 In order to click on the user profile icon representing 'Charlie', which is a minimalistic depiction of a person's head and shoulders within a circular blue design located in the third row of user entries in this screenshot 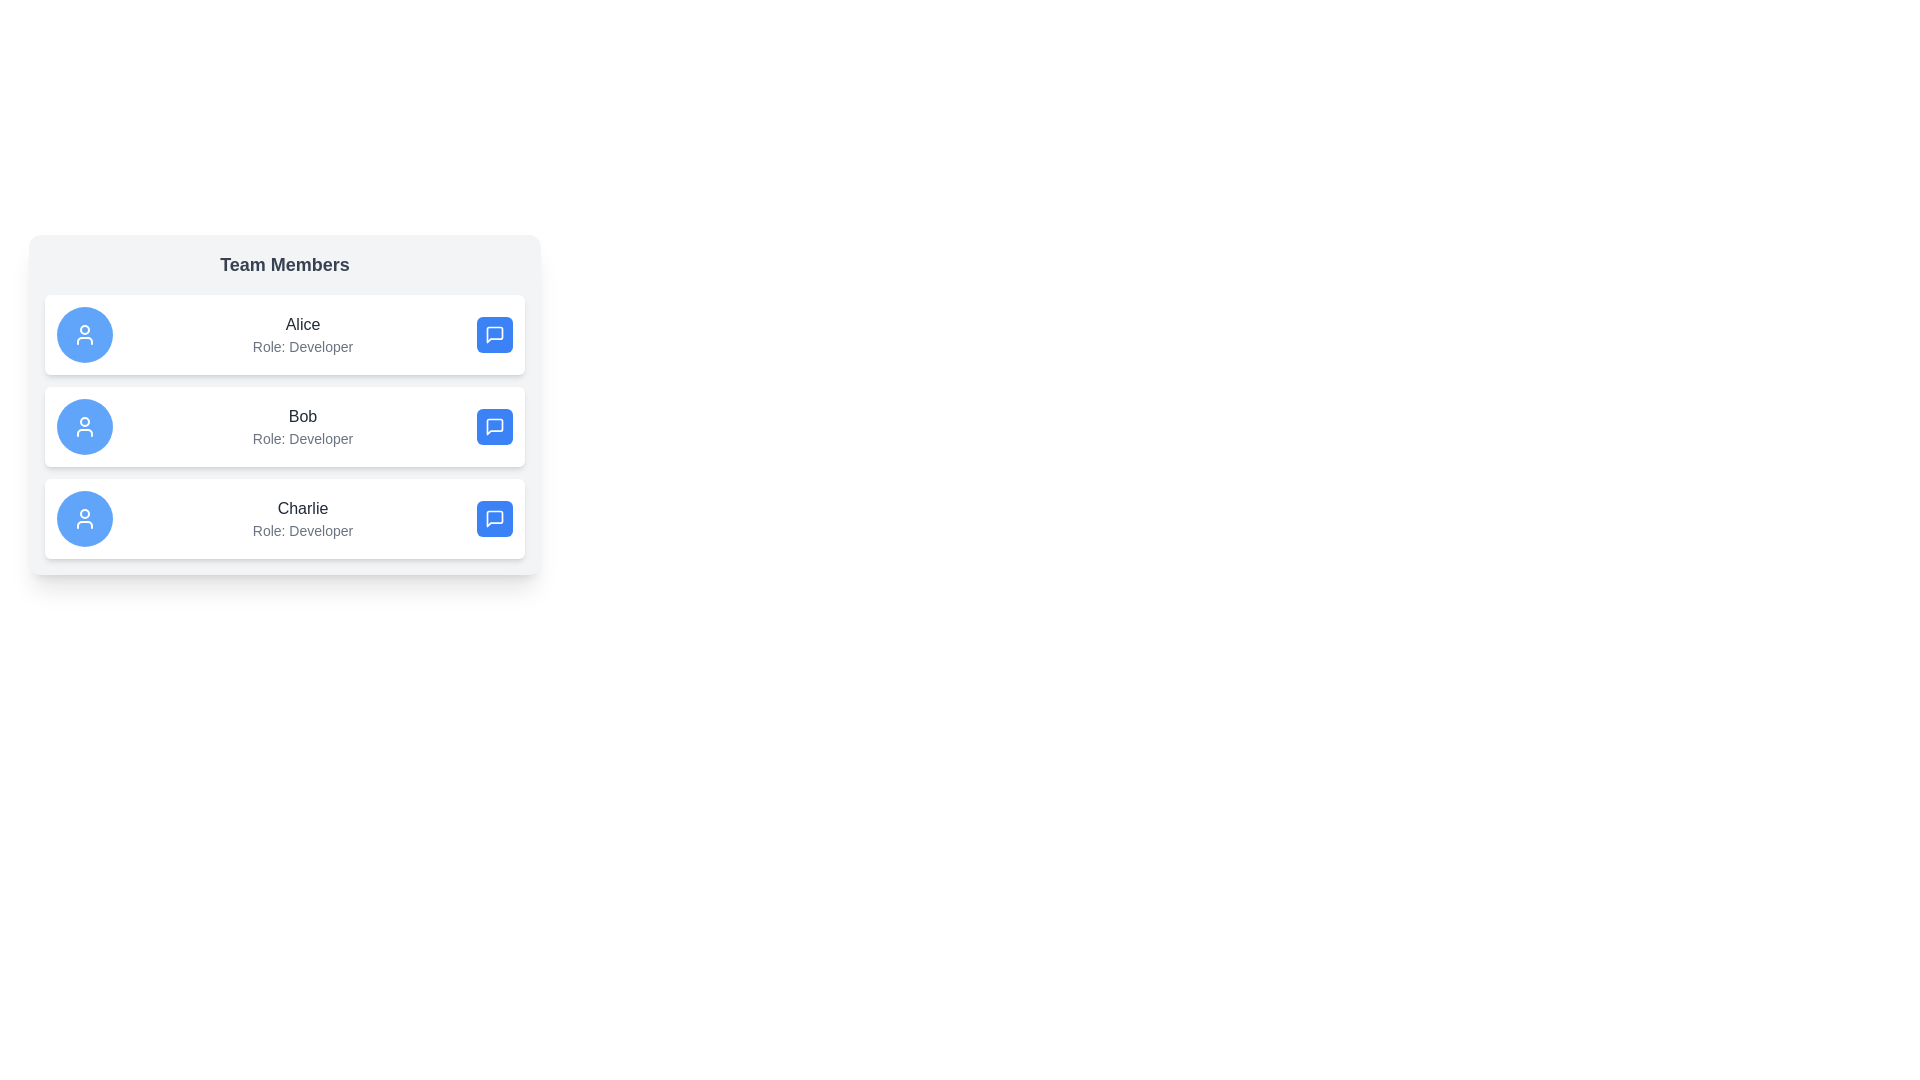, I will do `click(84, 518)`.